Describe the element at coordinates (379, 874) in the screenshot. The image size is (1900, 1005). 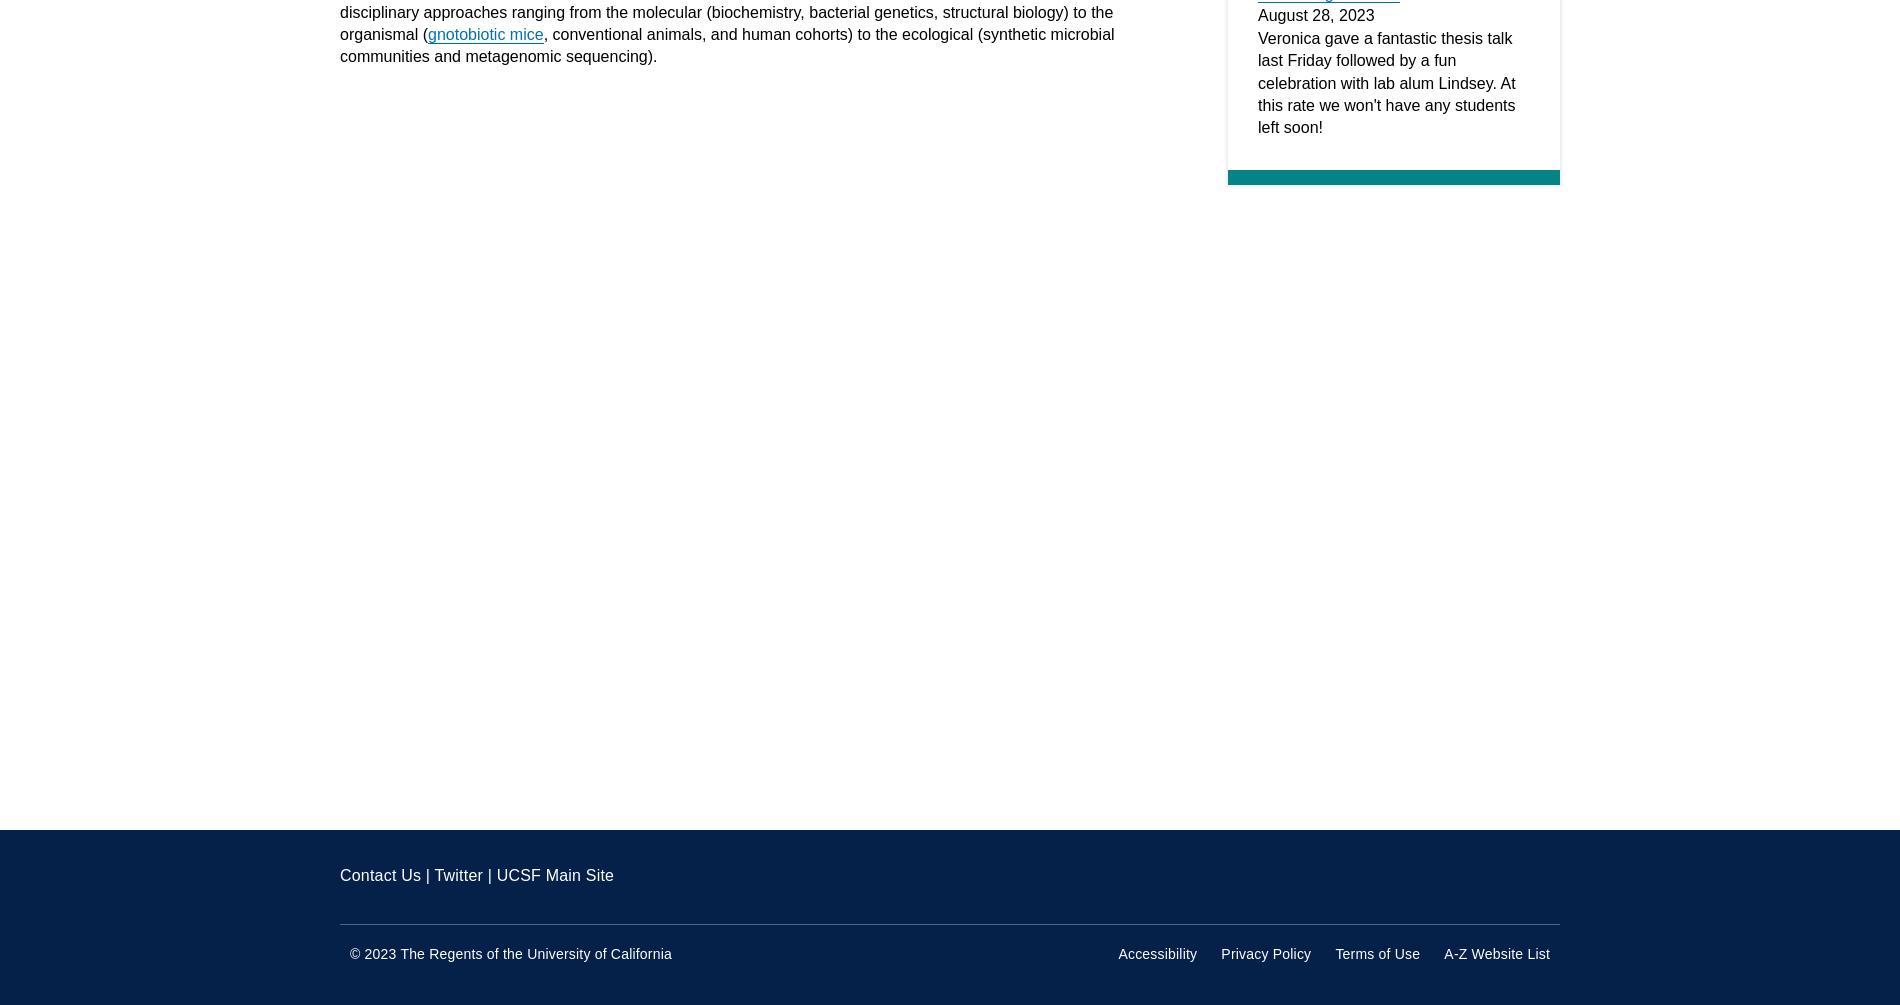
I see `'Contact Us'` at that location.